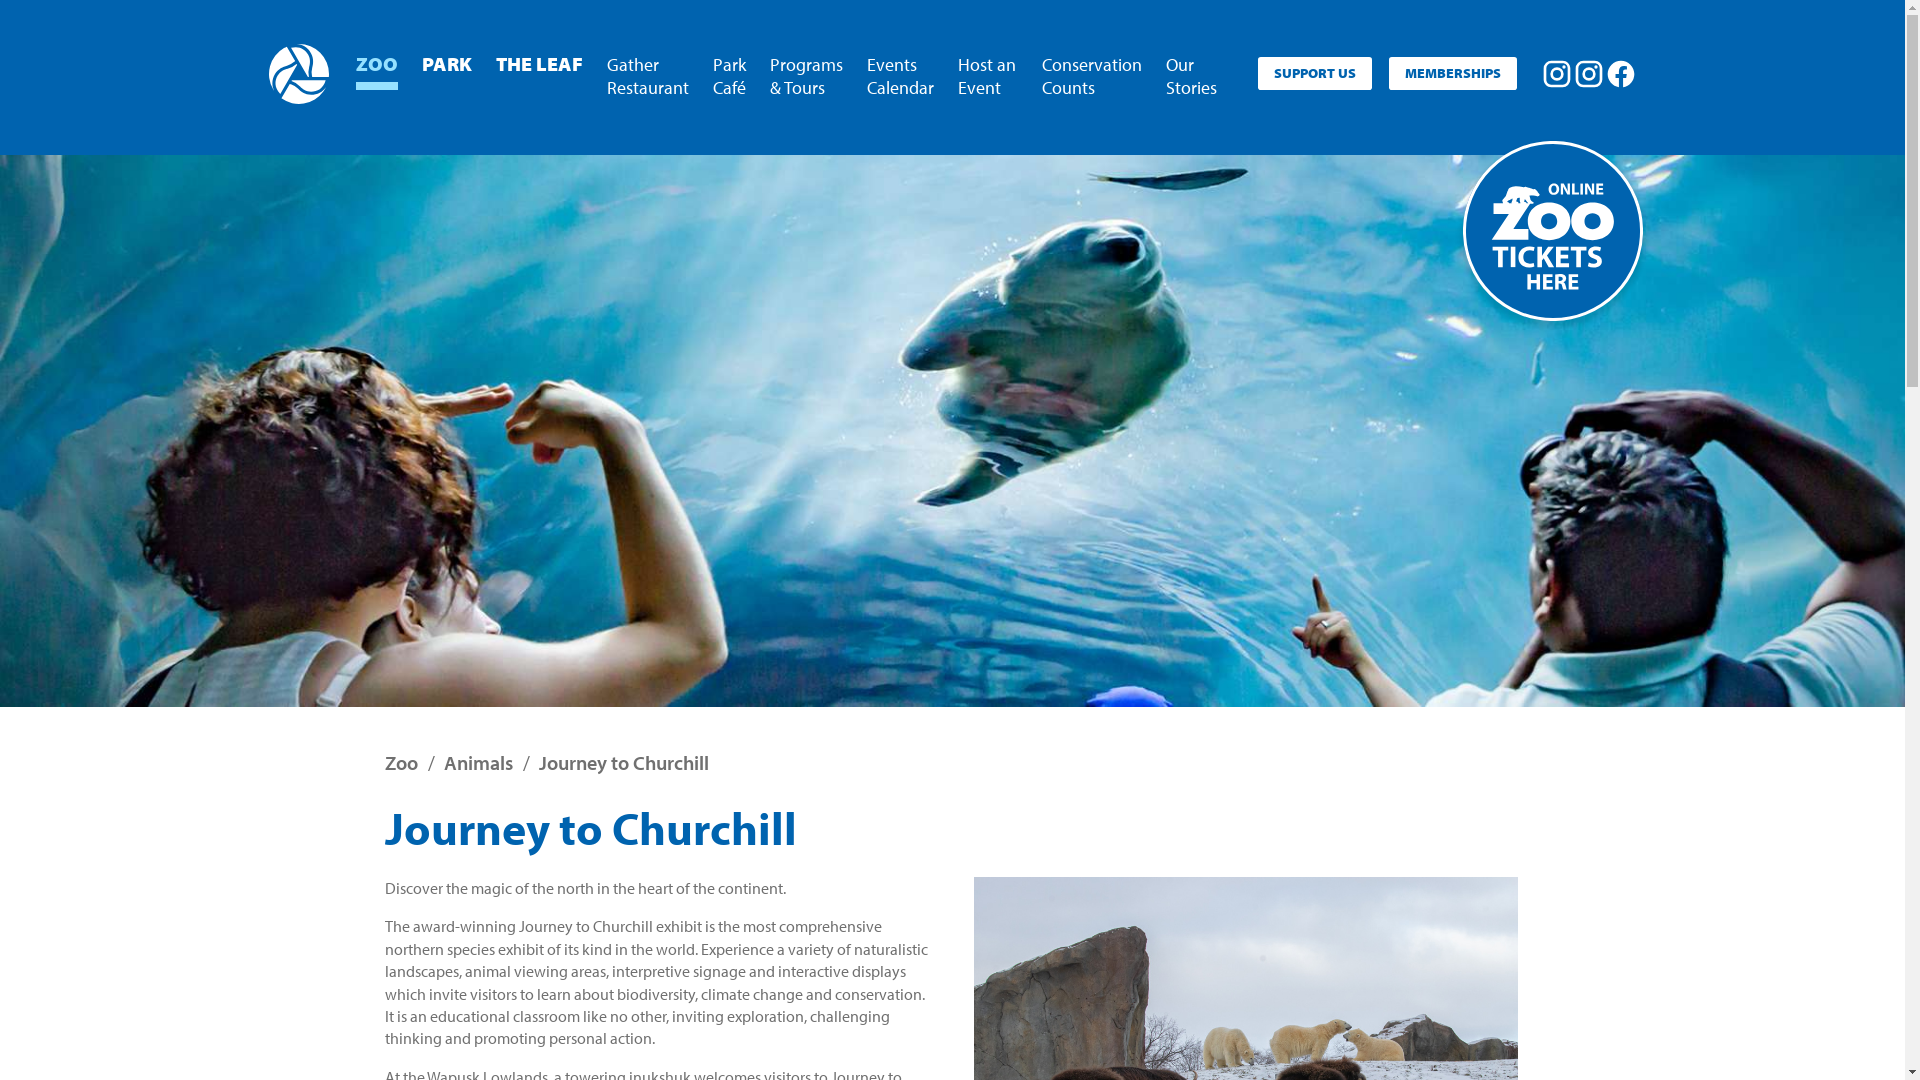  Describe the element at coordinates (400, 762) in the screenshot. I see `'Zoo'` at that location.